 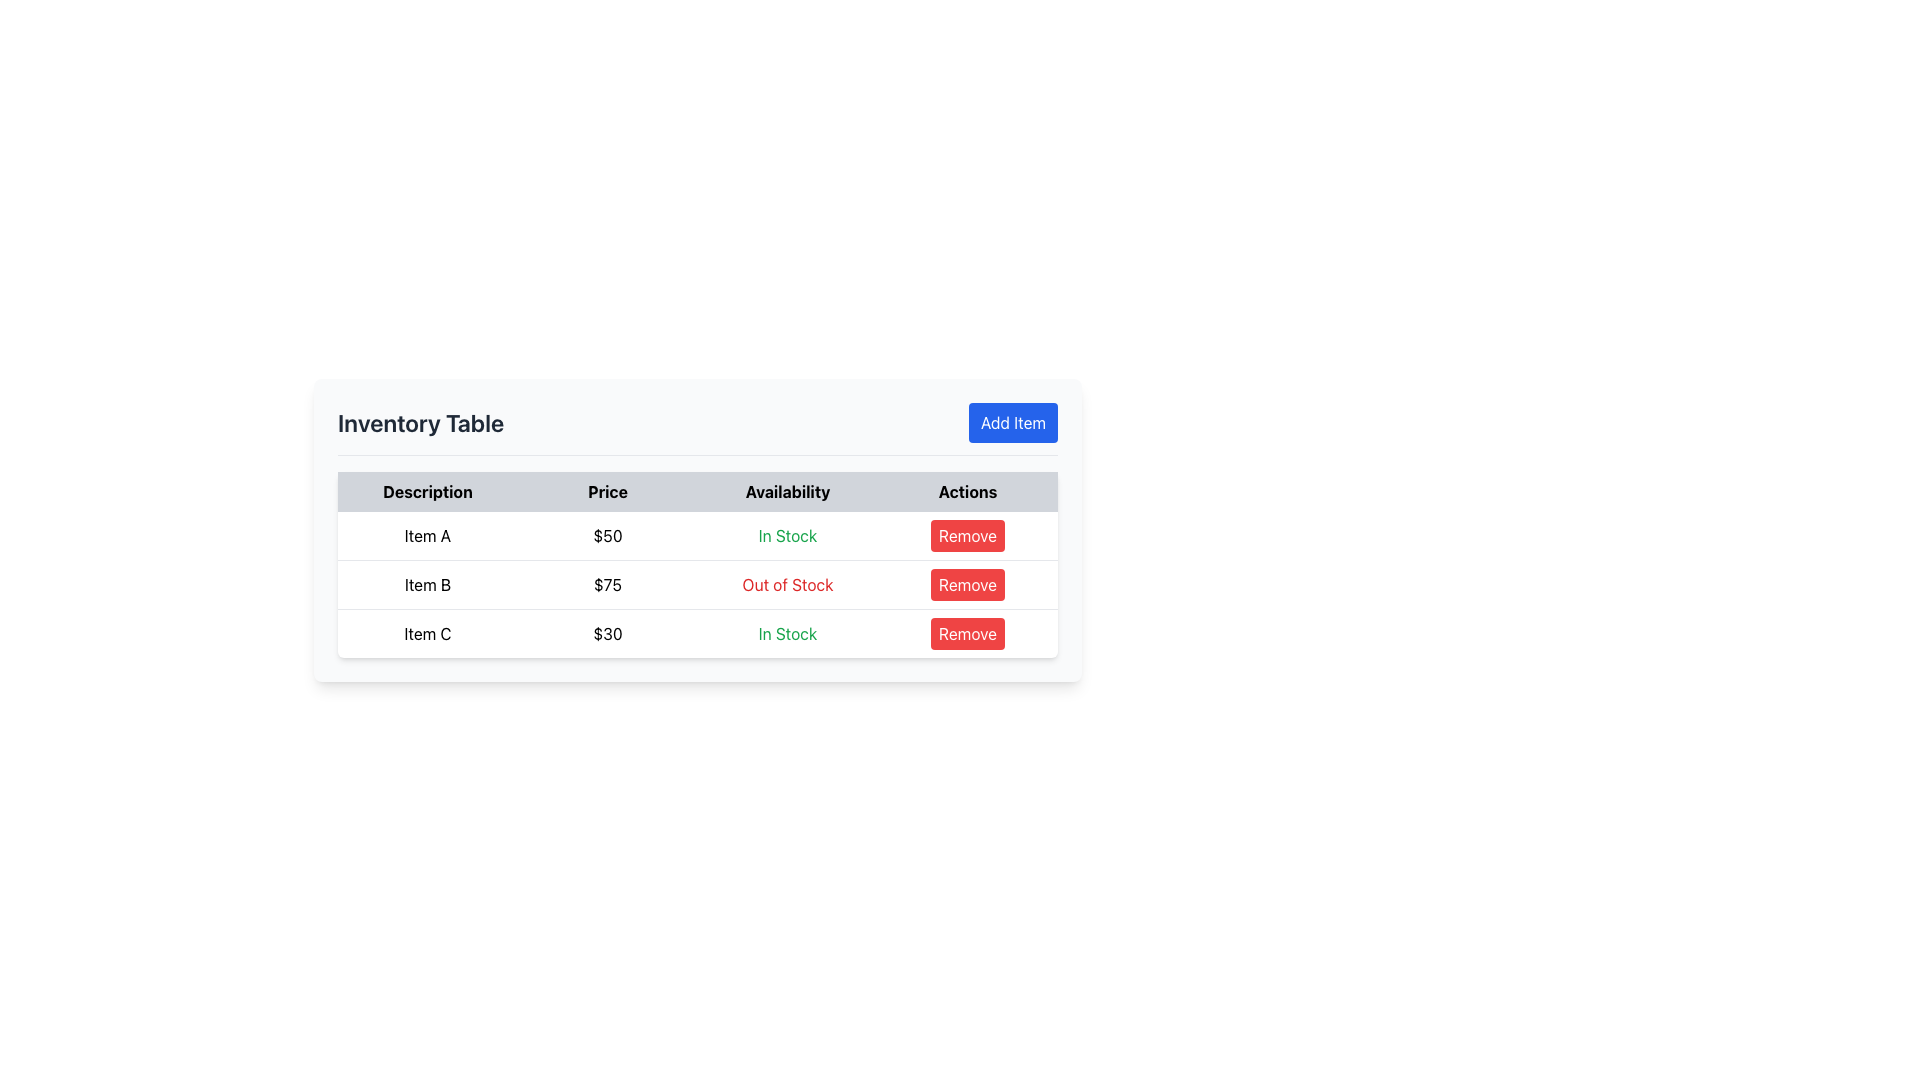 What do you see at coordinates (786, 632) in the screenshot?
I see `static text element 'In Stock' styled in green font located in the 'Availability' column of the third row in the inventory table` at bounding box center [786, 632].